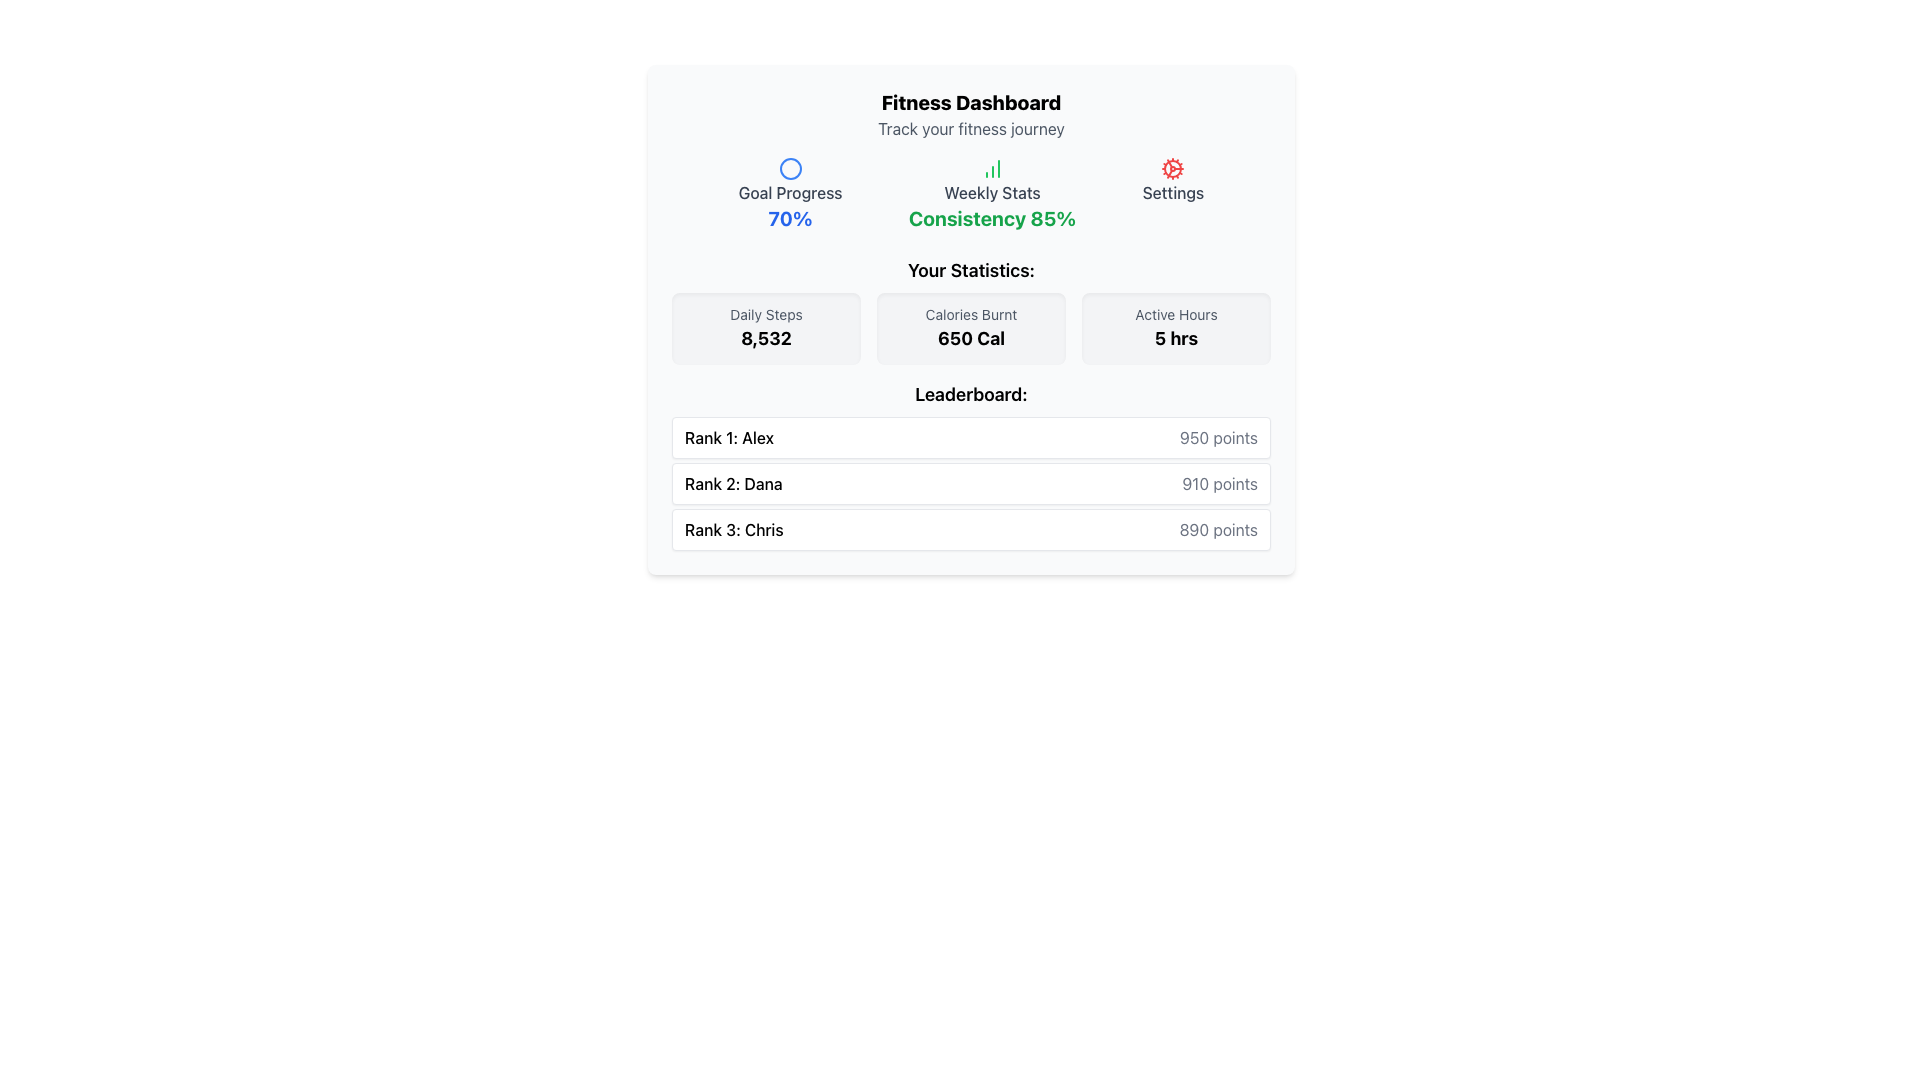  What do you see at coordinates (971, 466) in the screenshot?
I see `the specific entry in the Leaderboard element, which displays ranks and scores of participants, located below 'Your Statistics:' in the central panel of the dashboard` at bounding box center [971, 466].